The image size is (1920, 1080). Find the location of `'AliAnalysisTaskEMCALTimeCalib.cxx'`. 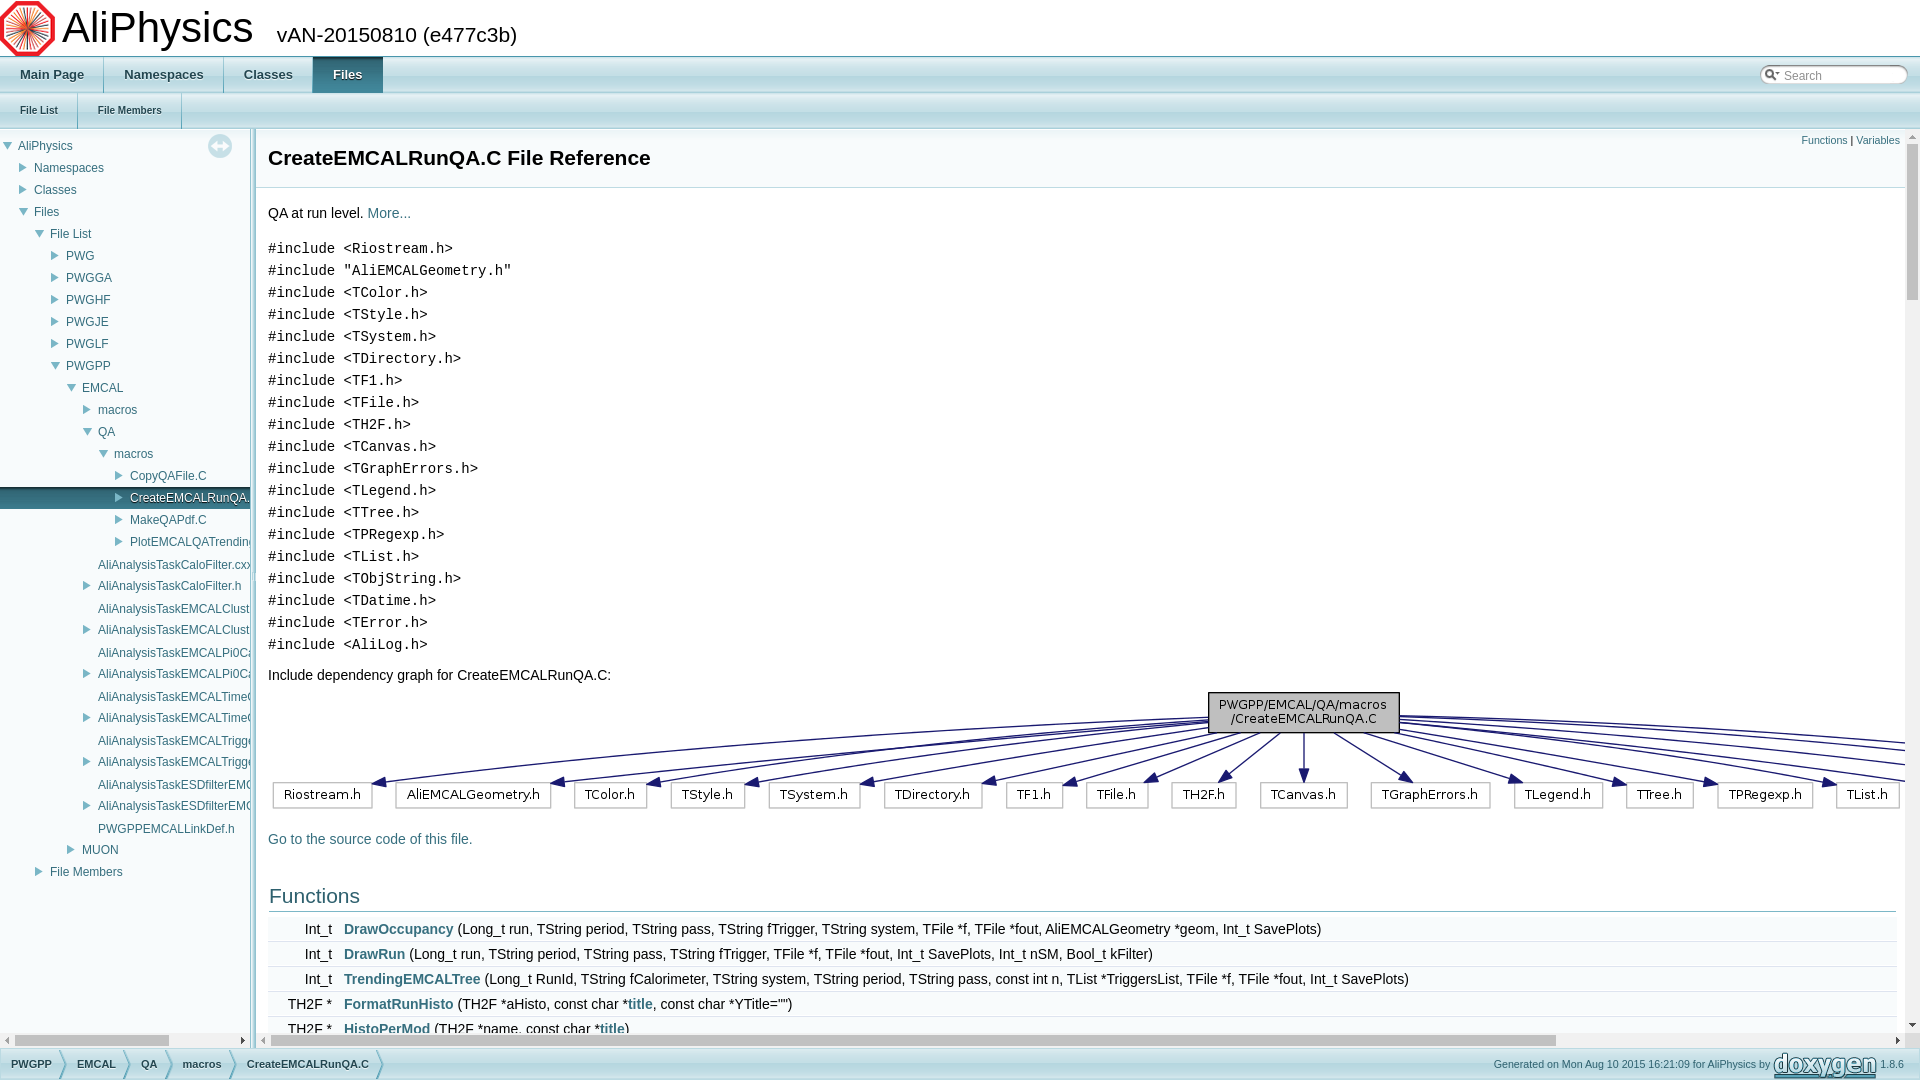

'AliAnalysisTaskEMCALTimeCalib.cxx' is located at coordinates (196, 696).